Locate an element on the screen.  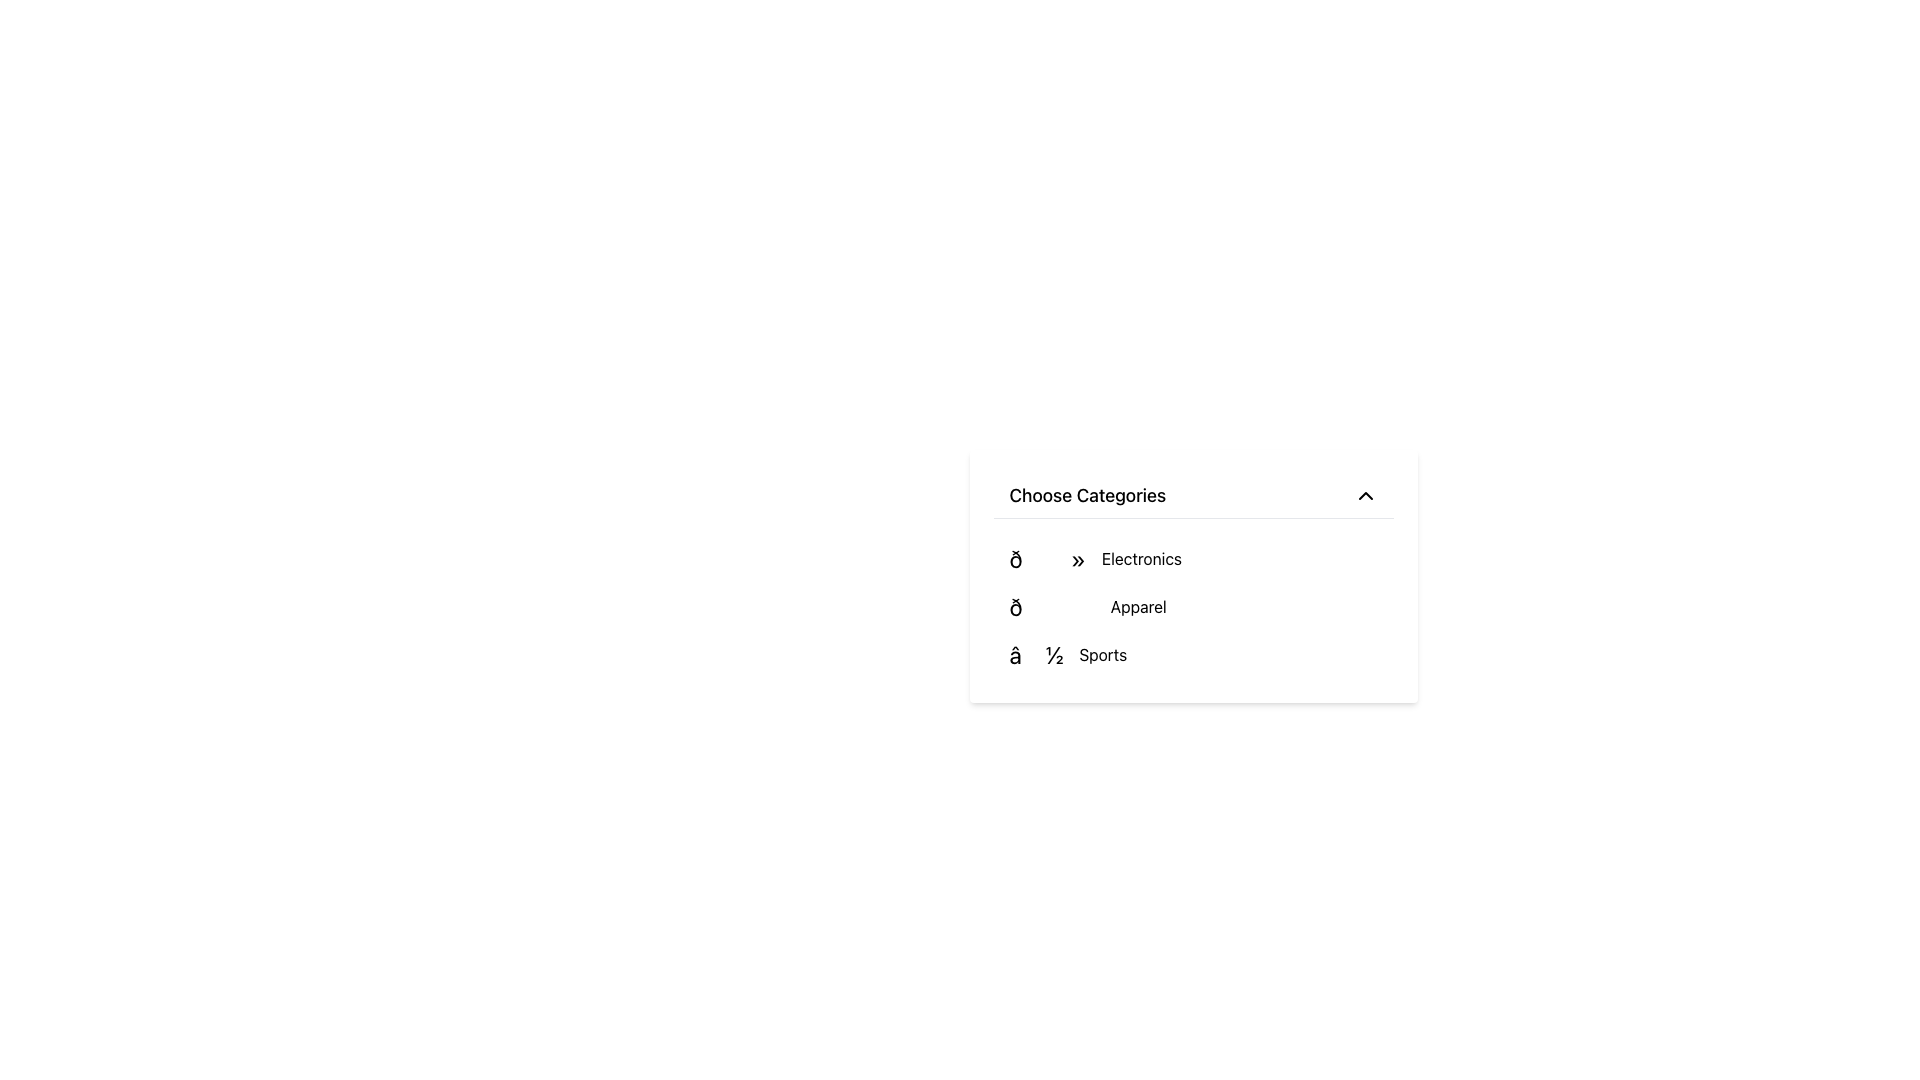
the text label displaying 'Apparel' in the dropdown menu under 'Choose Categories' is located at coordinates (1138, 605).